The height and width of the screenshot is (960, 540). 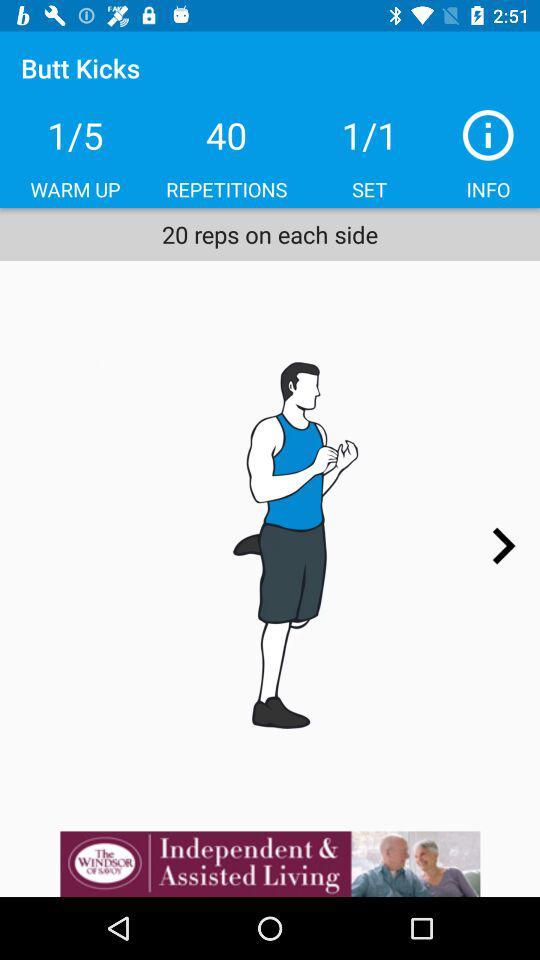 What do you see at coordinates (487, 134) in the screenshot?
I see `info` at bounding box center [487, 134].